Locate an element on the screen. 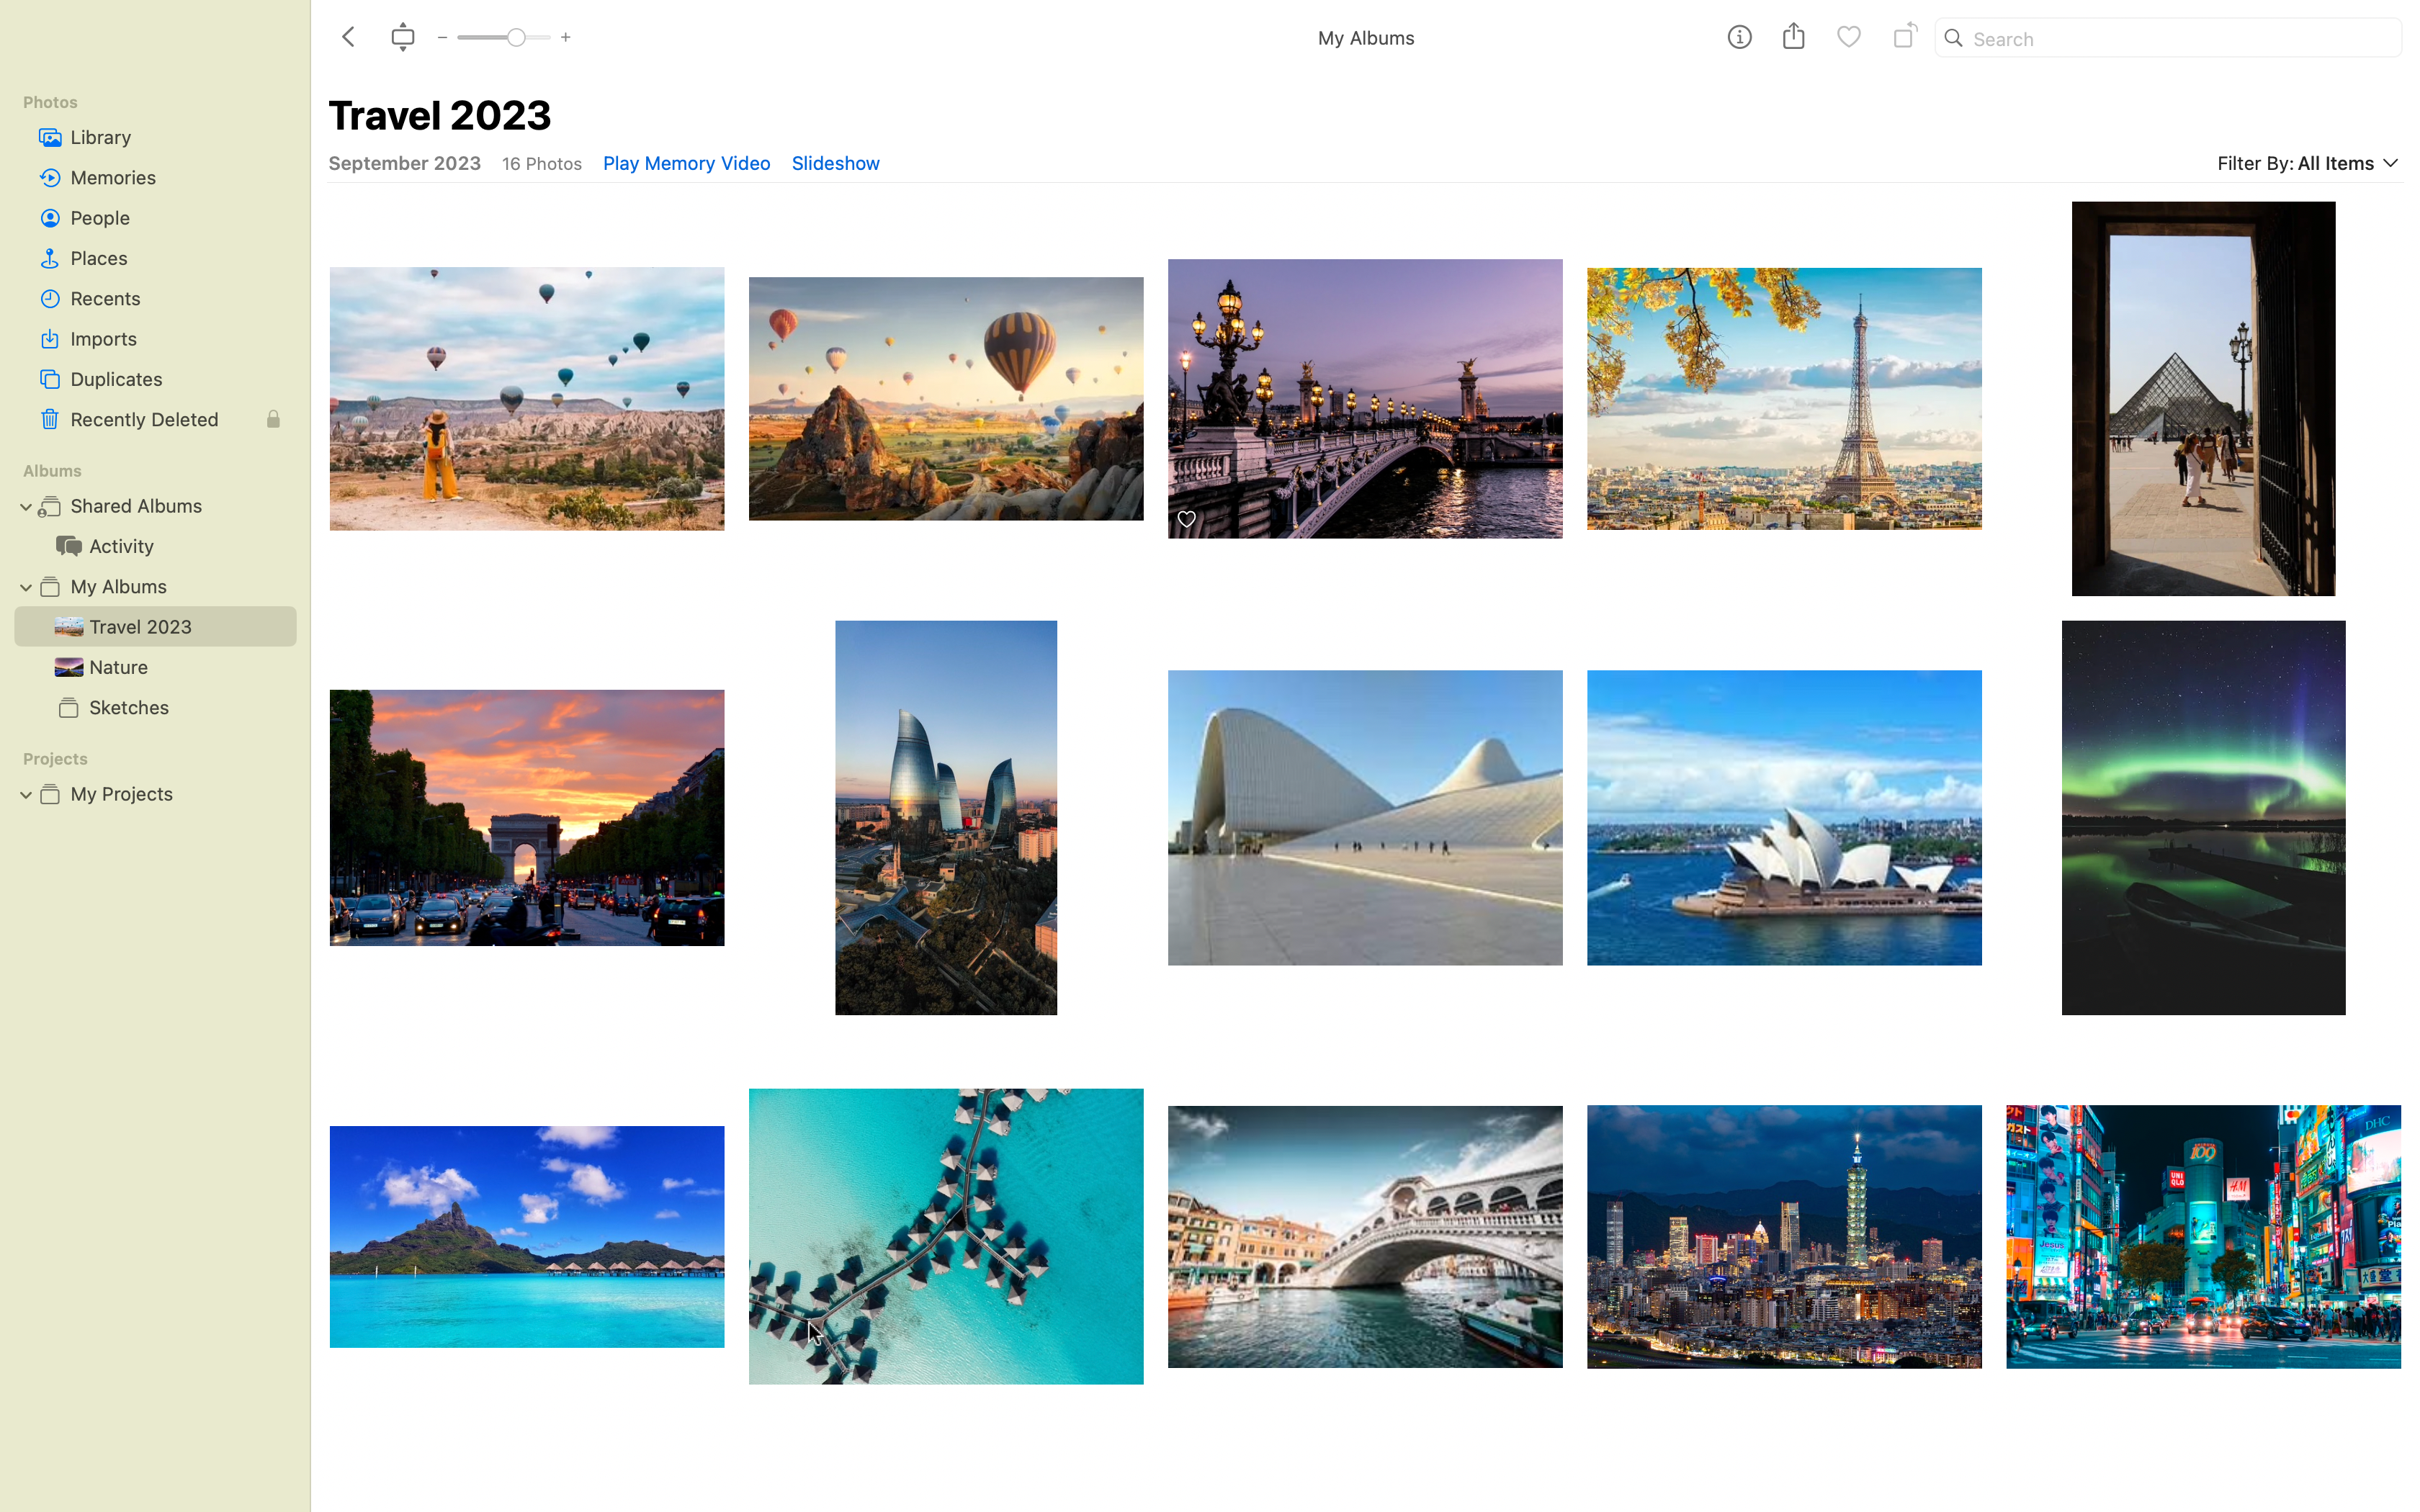  the replay of memories video is located at coordinates (685, 162).